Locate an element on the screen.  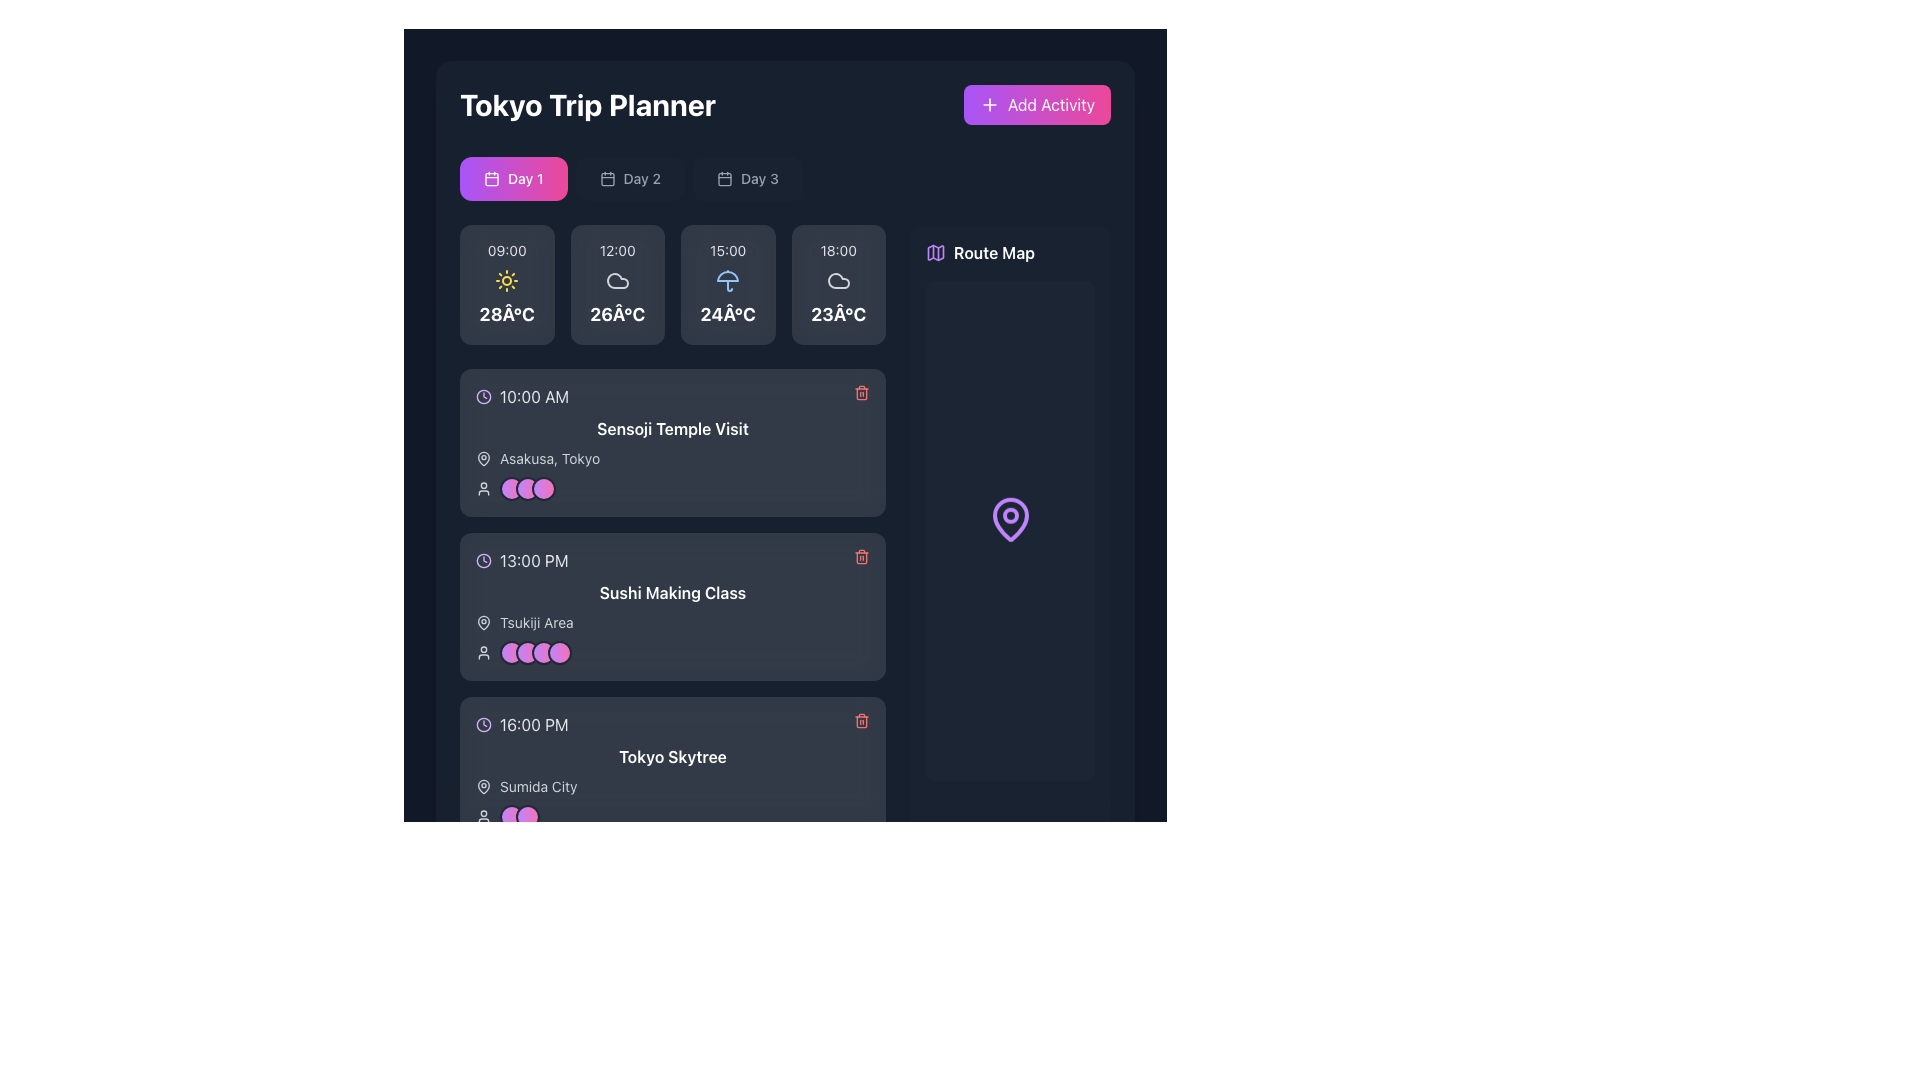
the map pin icon, which is a vector-based outline design indicating location, positioned before the text 'Asakusa, Tokyo' is located at coordinates (484, 459).